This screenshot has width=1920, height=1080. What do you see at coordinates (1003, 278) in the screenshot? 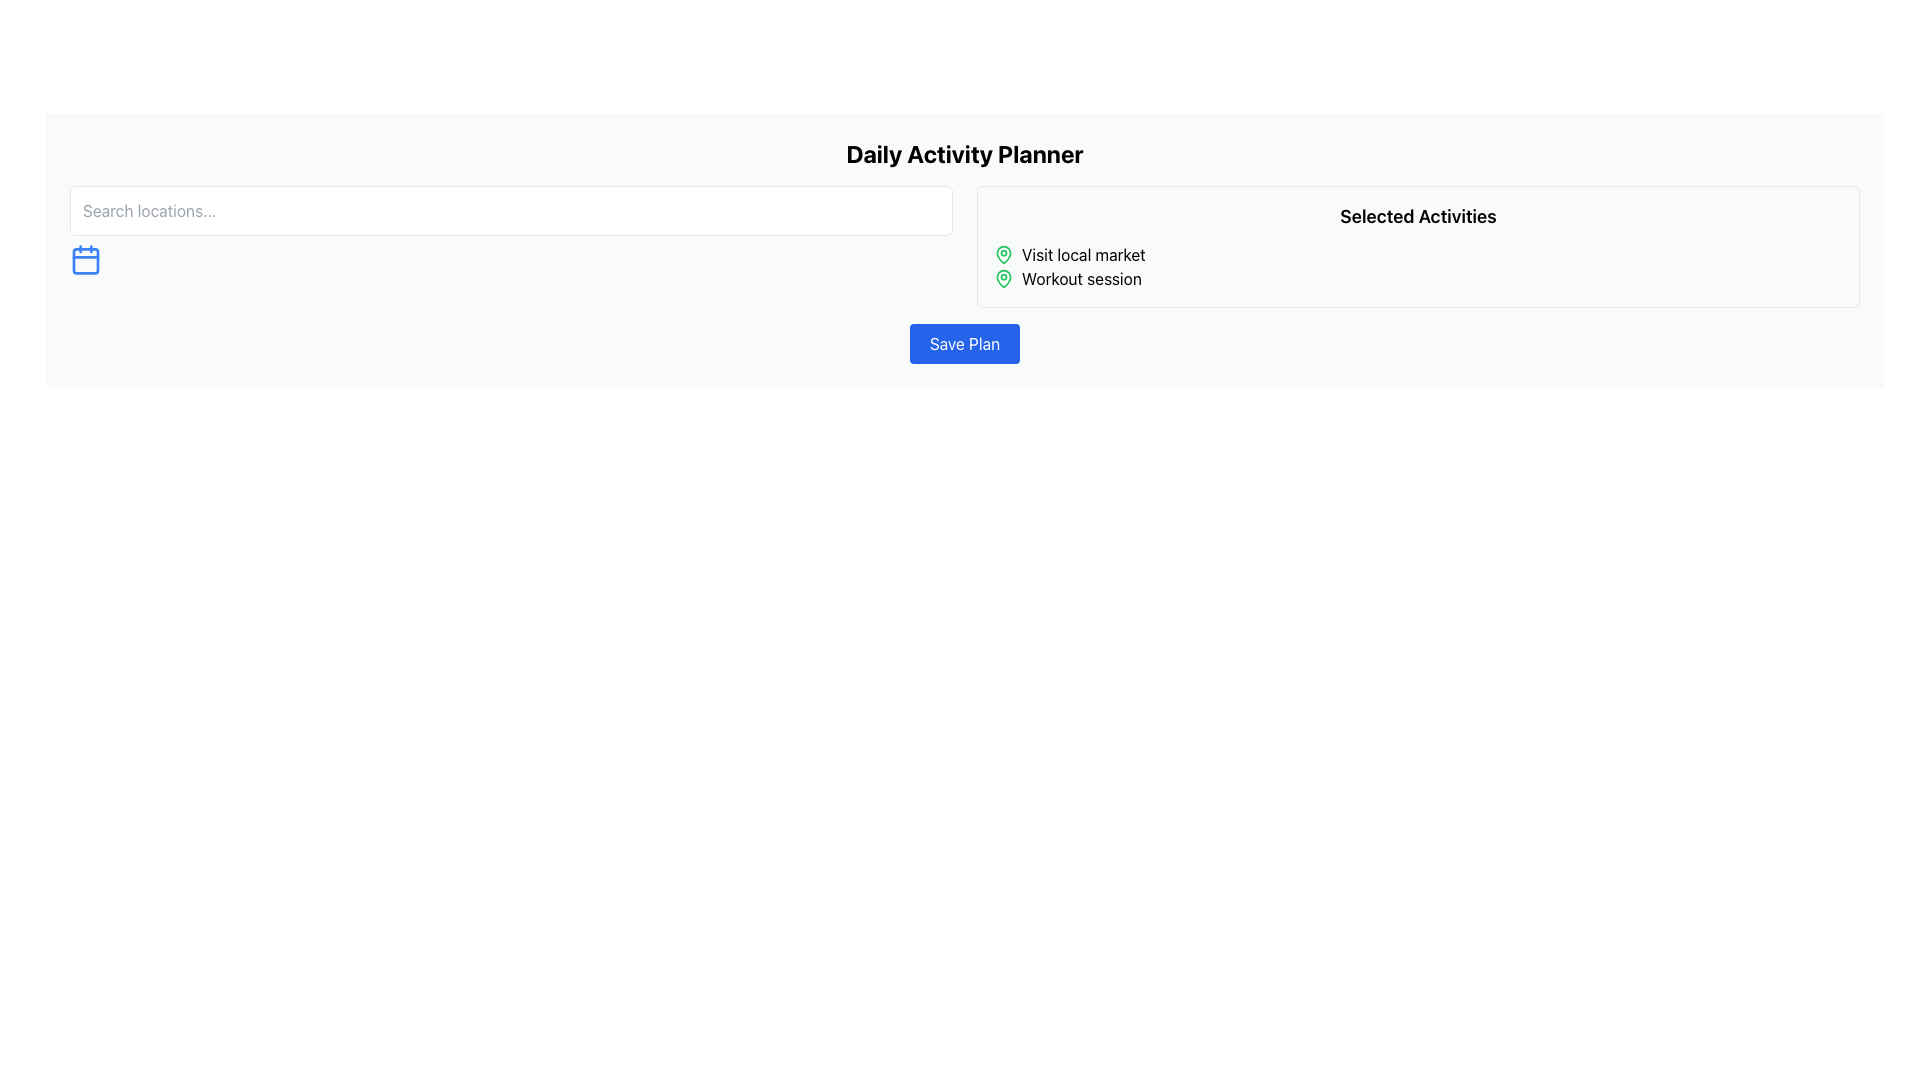
I see `the icon representing the 'Workout session' to interact with its functionality` at bounding box center [1003, 278].